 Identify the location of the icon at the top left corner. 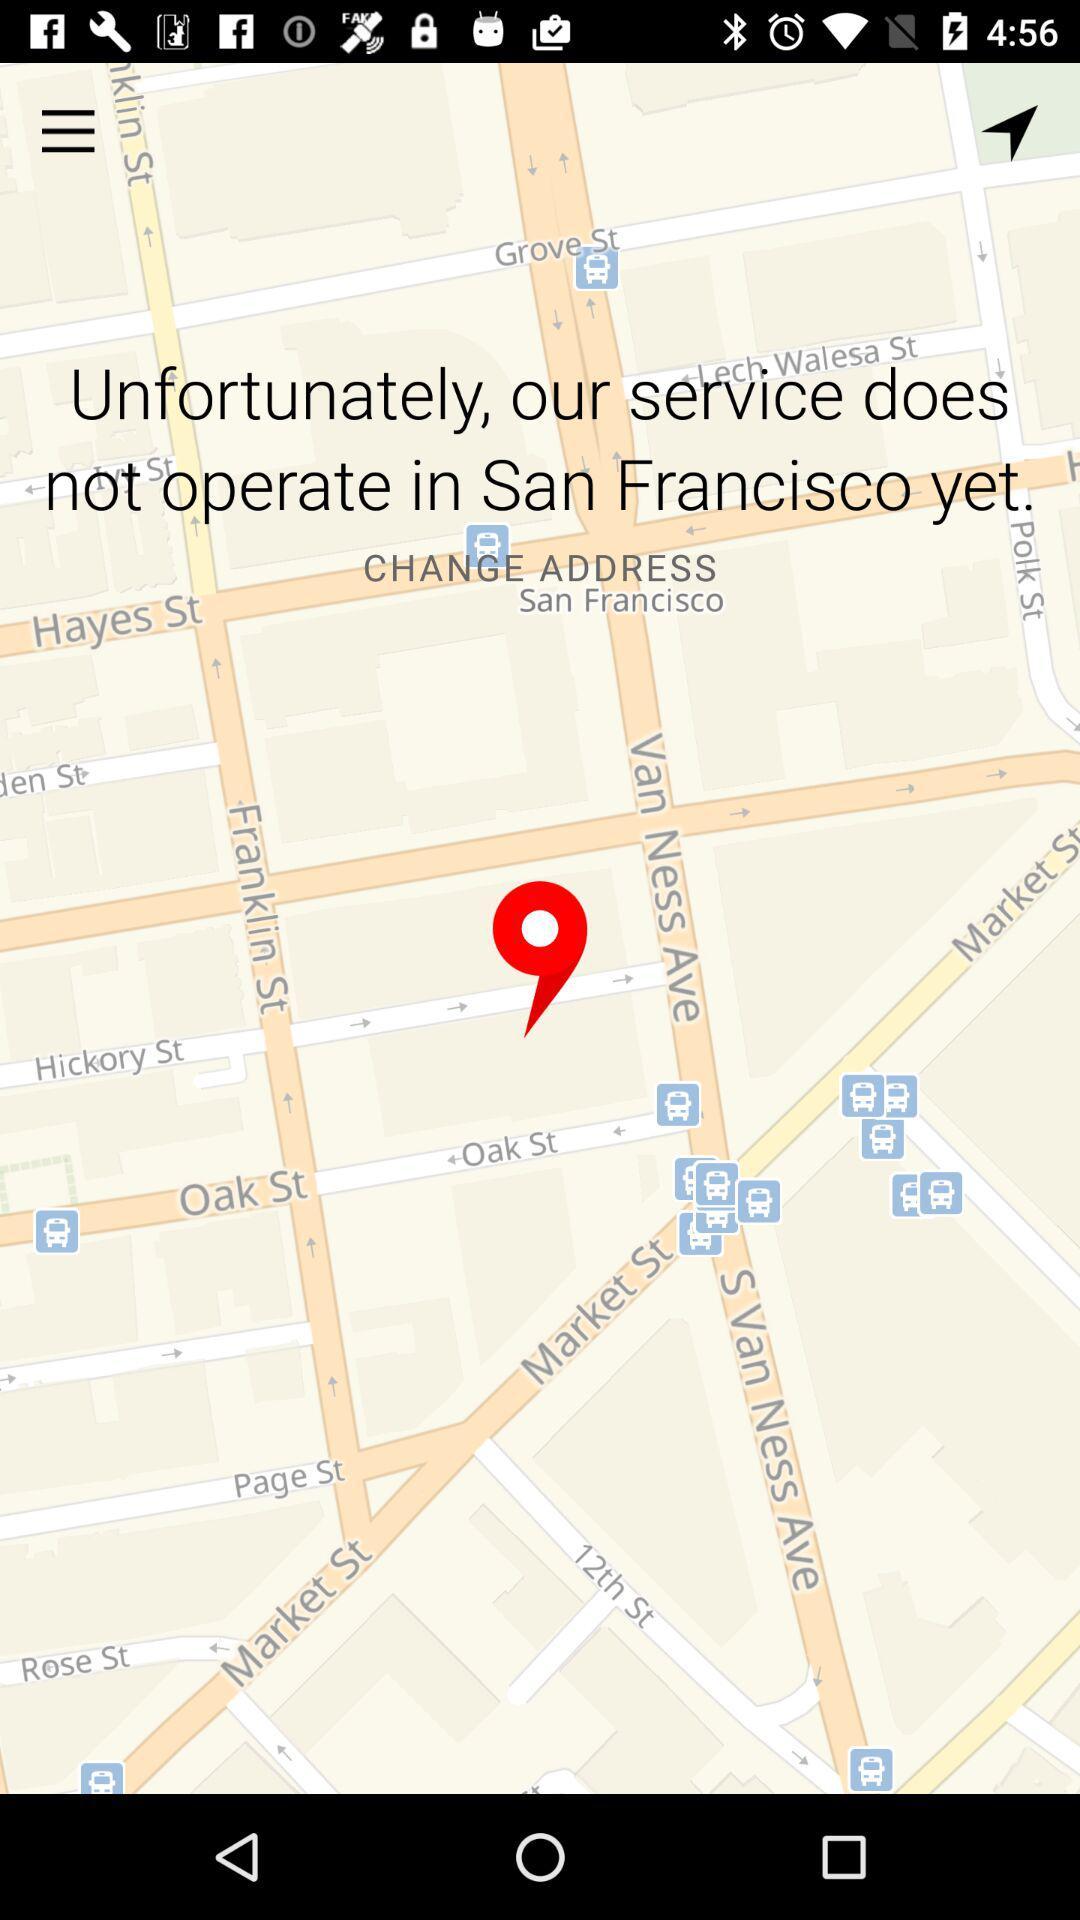
(67, 130).